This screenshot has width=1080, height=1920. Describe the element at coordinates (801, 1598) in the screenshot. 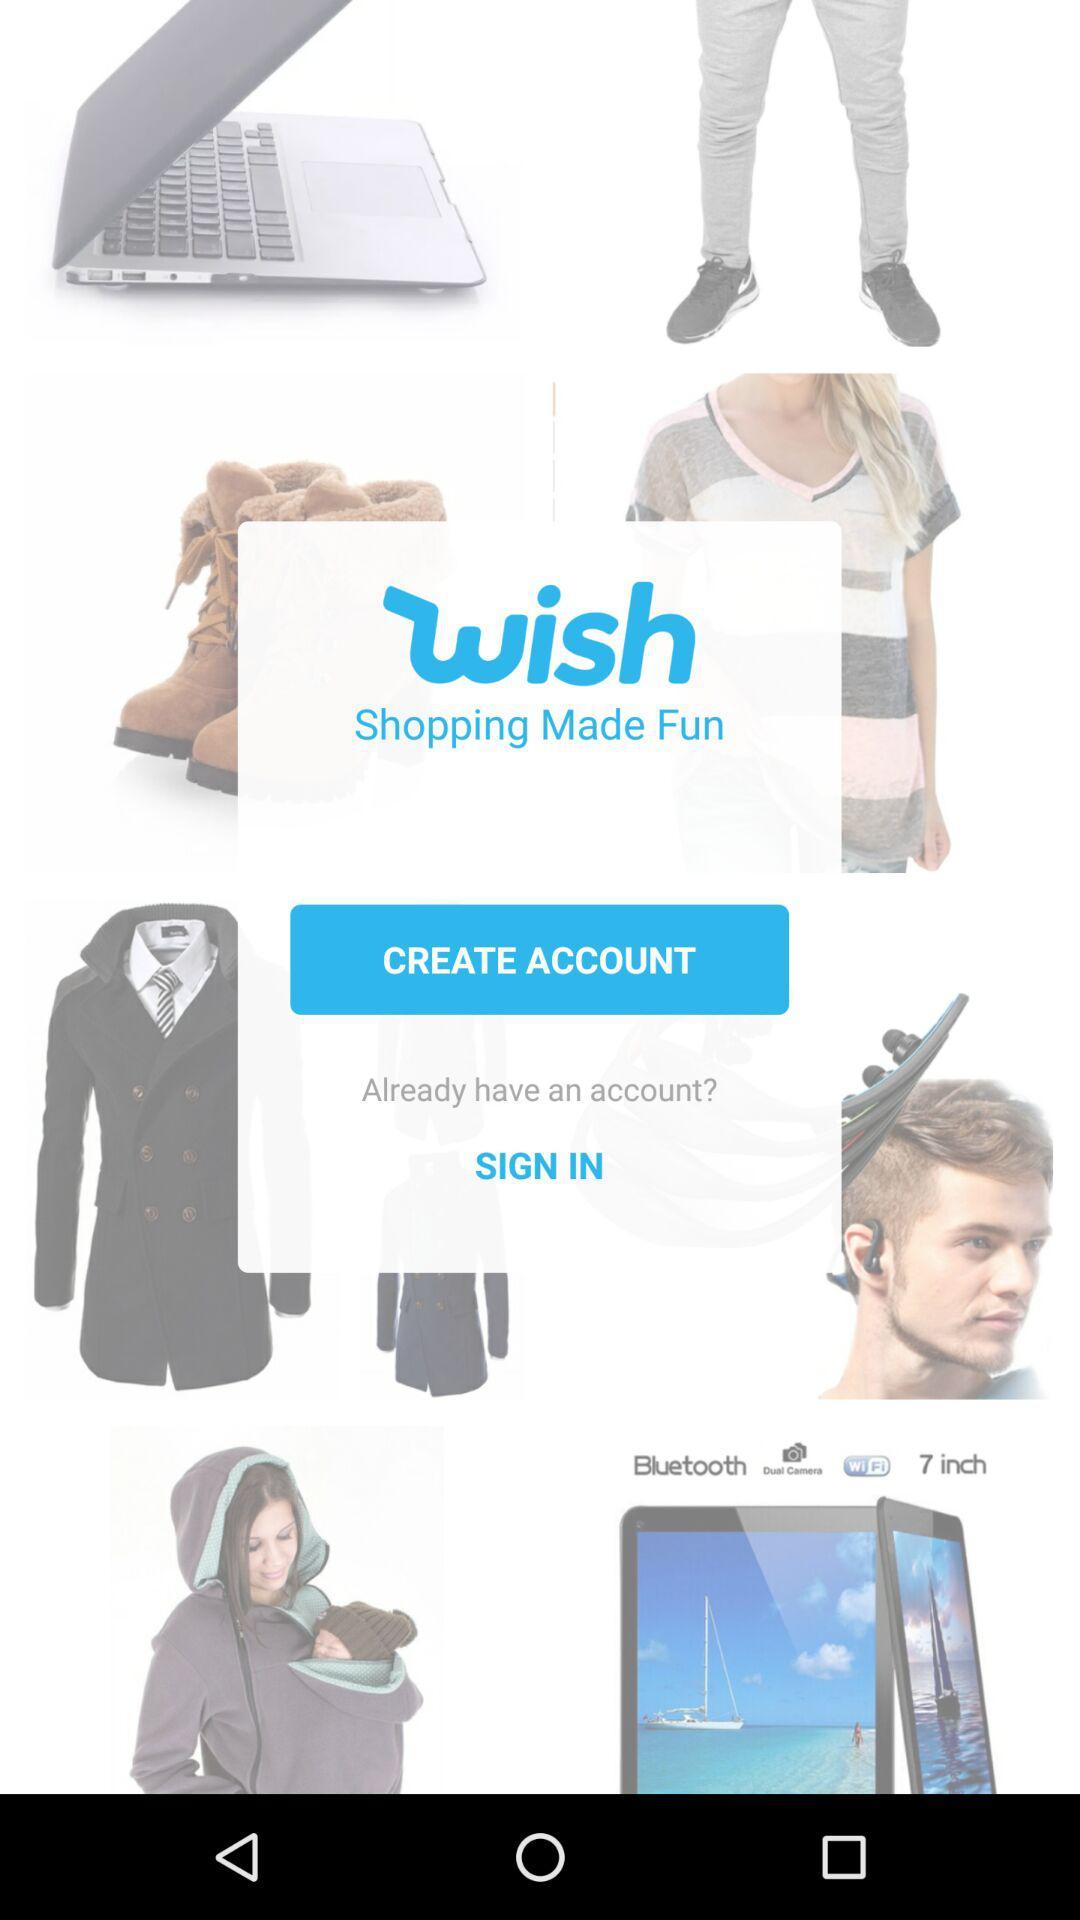

I see `the item at the bottom right corner` at that location.